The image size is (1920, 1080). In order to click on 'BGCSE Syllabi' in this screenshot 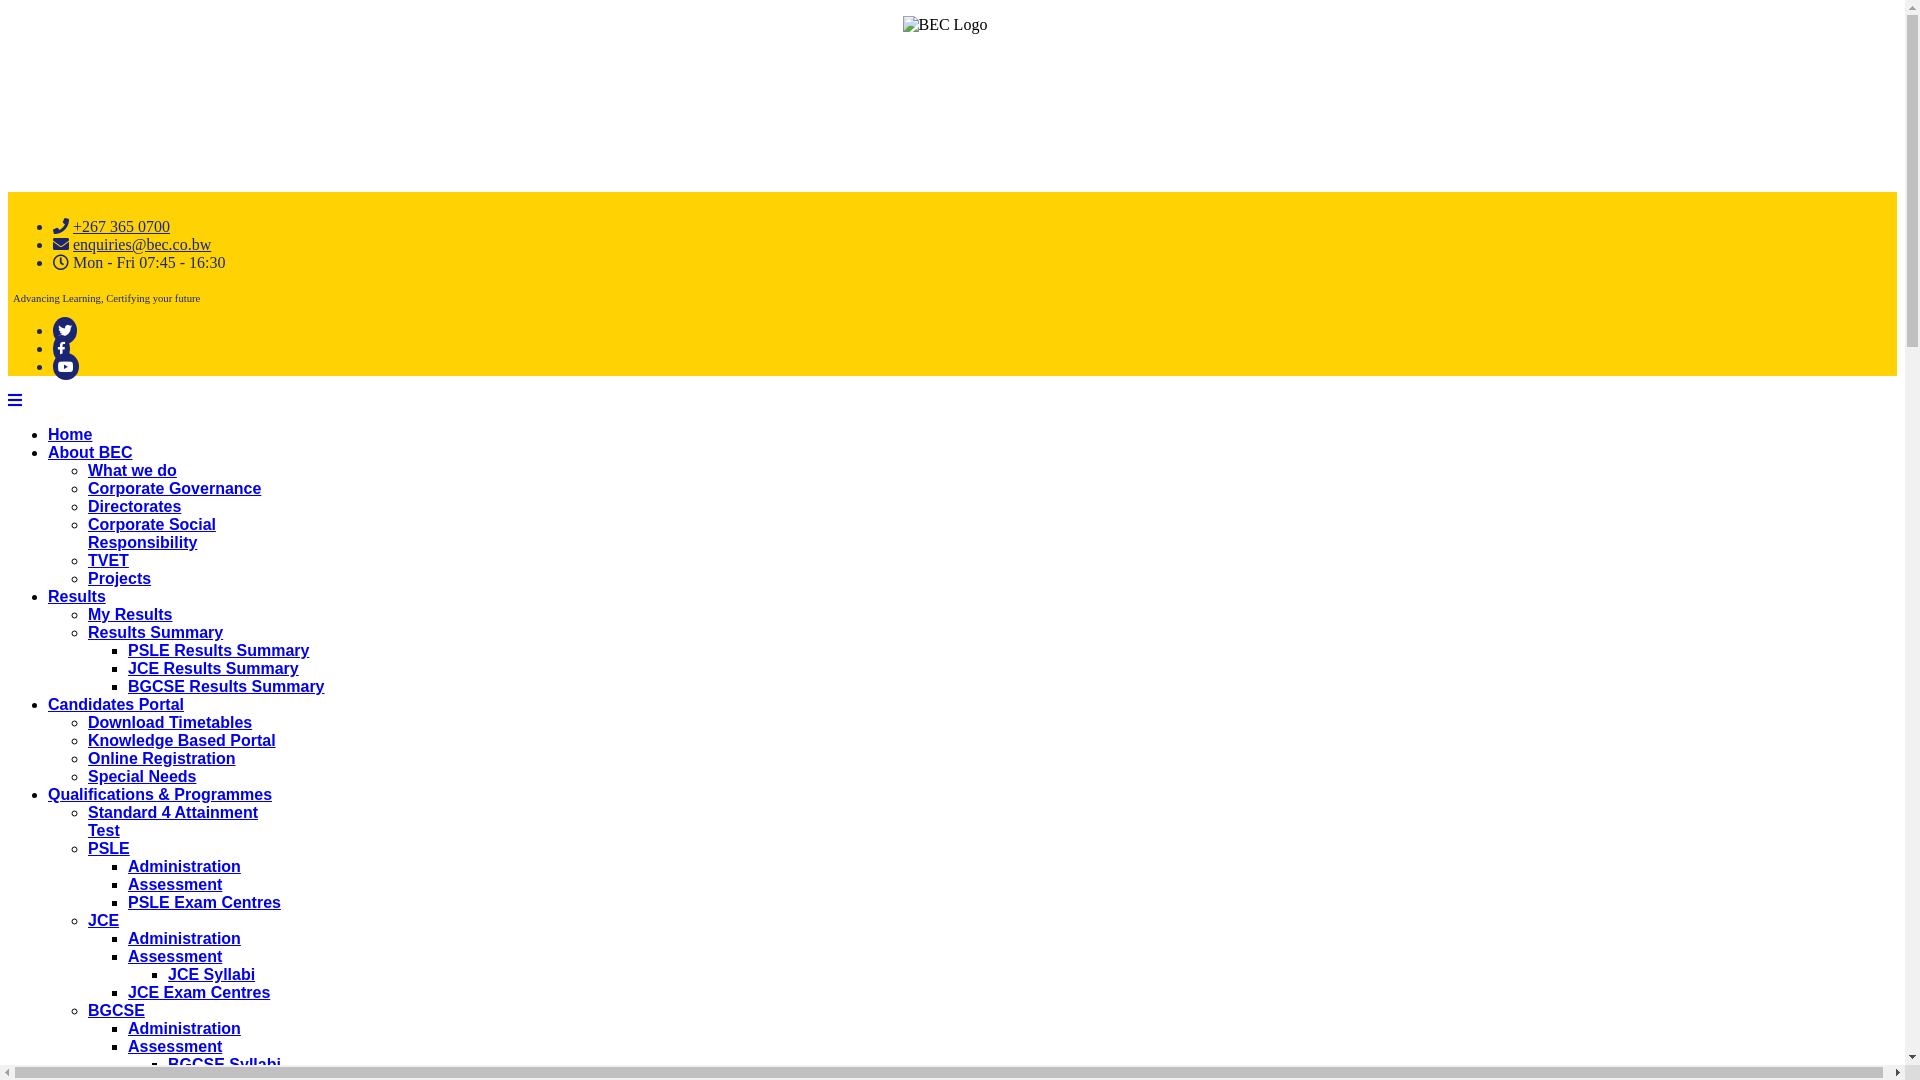, I will do `click(224, 1063)`.